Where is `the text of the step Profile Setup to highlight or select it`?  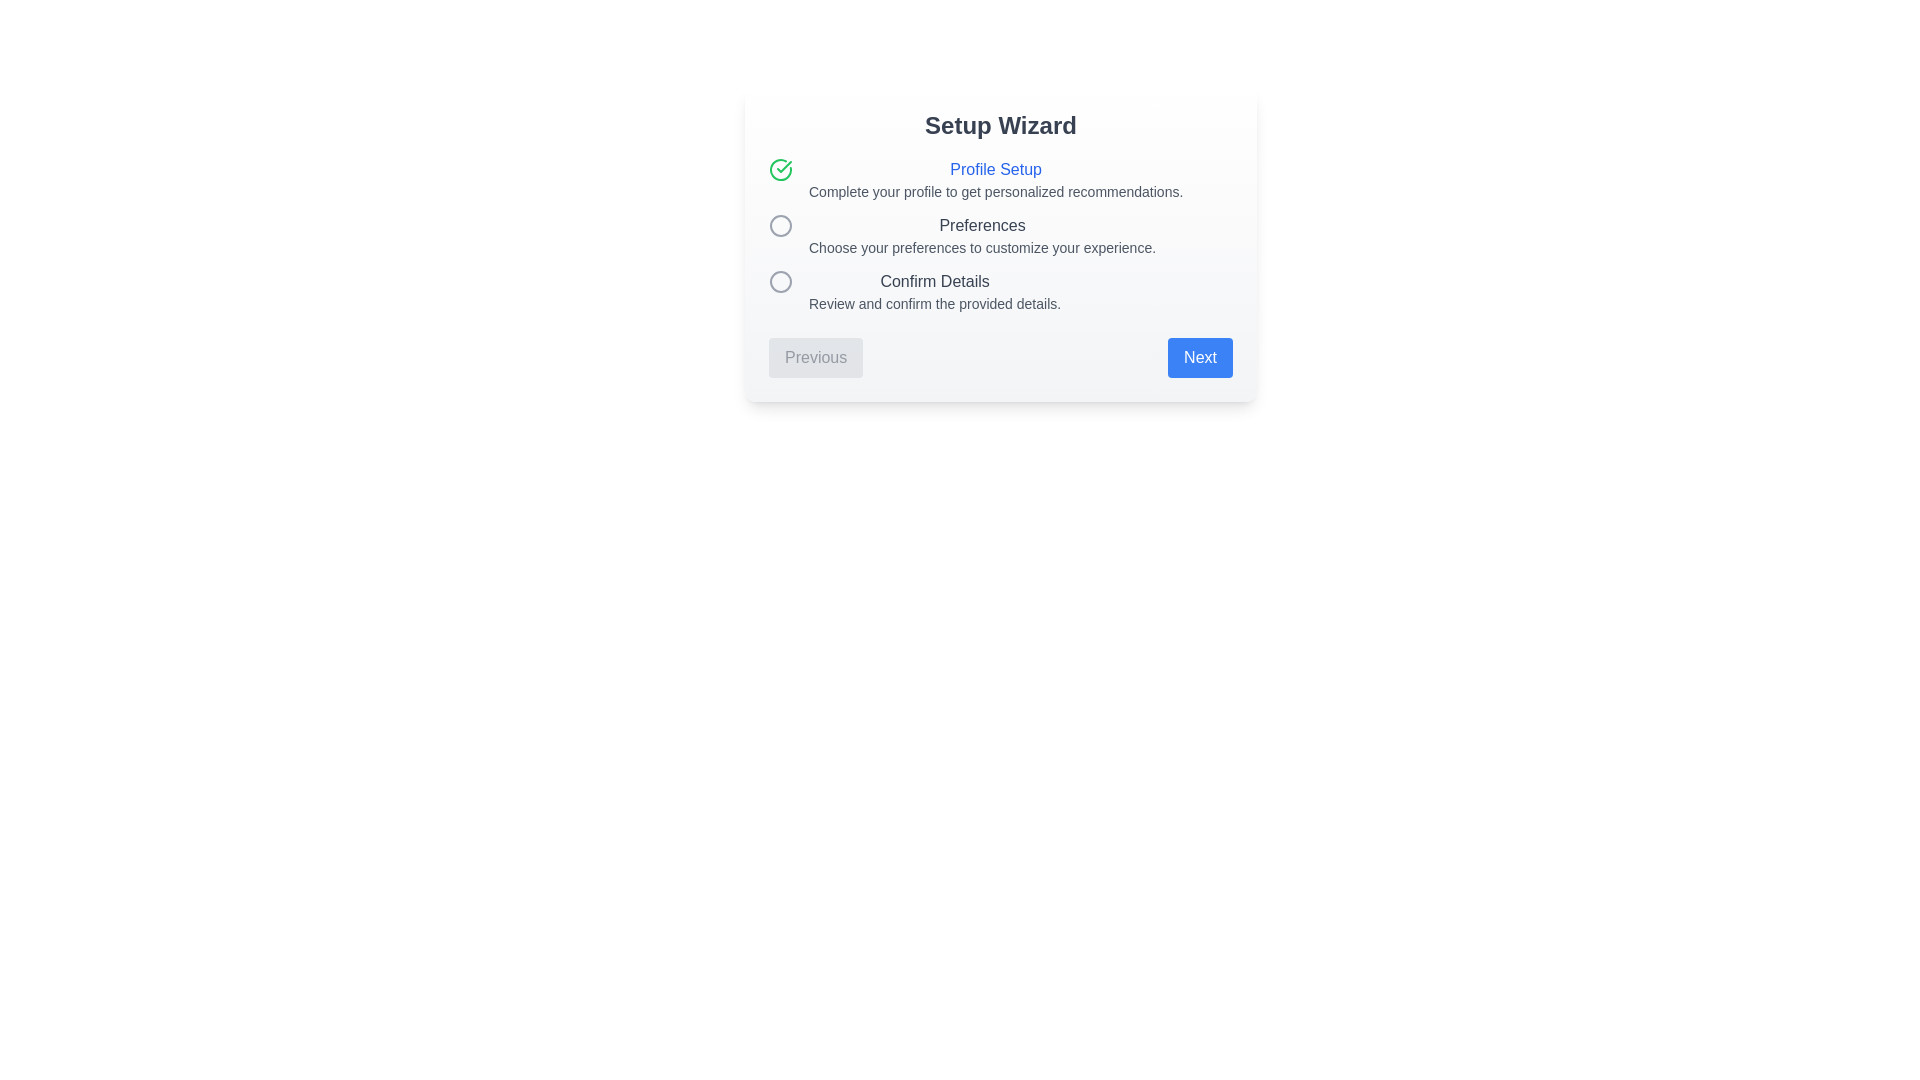 the text of the step Profile Setup to highlight or select it is located at coordinates (996, 168).